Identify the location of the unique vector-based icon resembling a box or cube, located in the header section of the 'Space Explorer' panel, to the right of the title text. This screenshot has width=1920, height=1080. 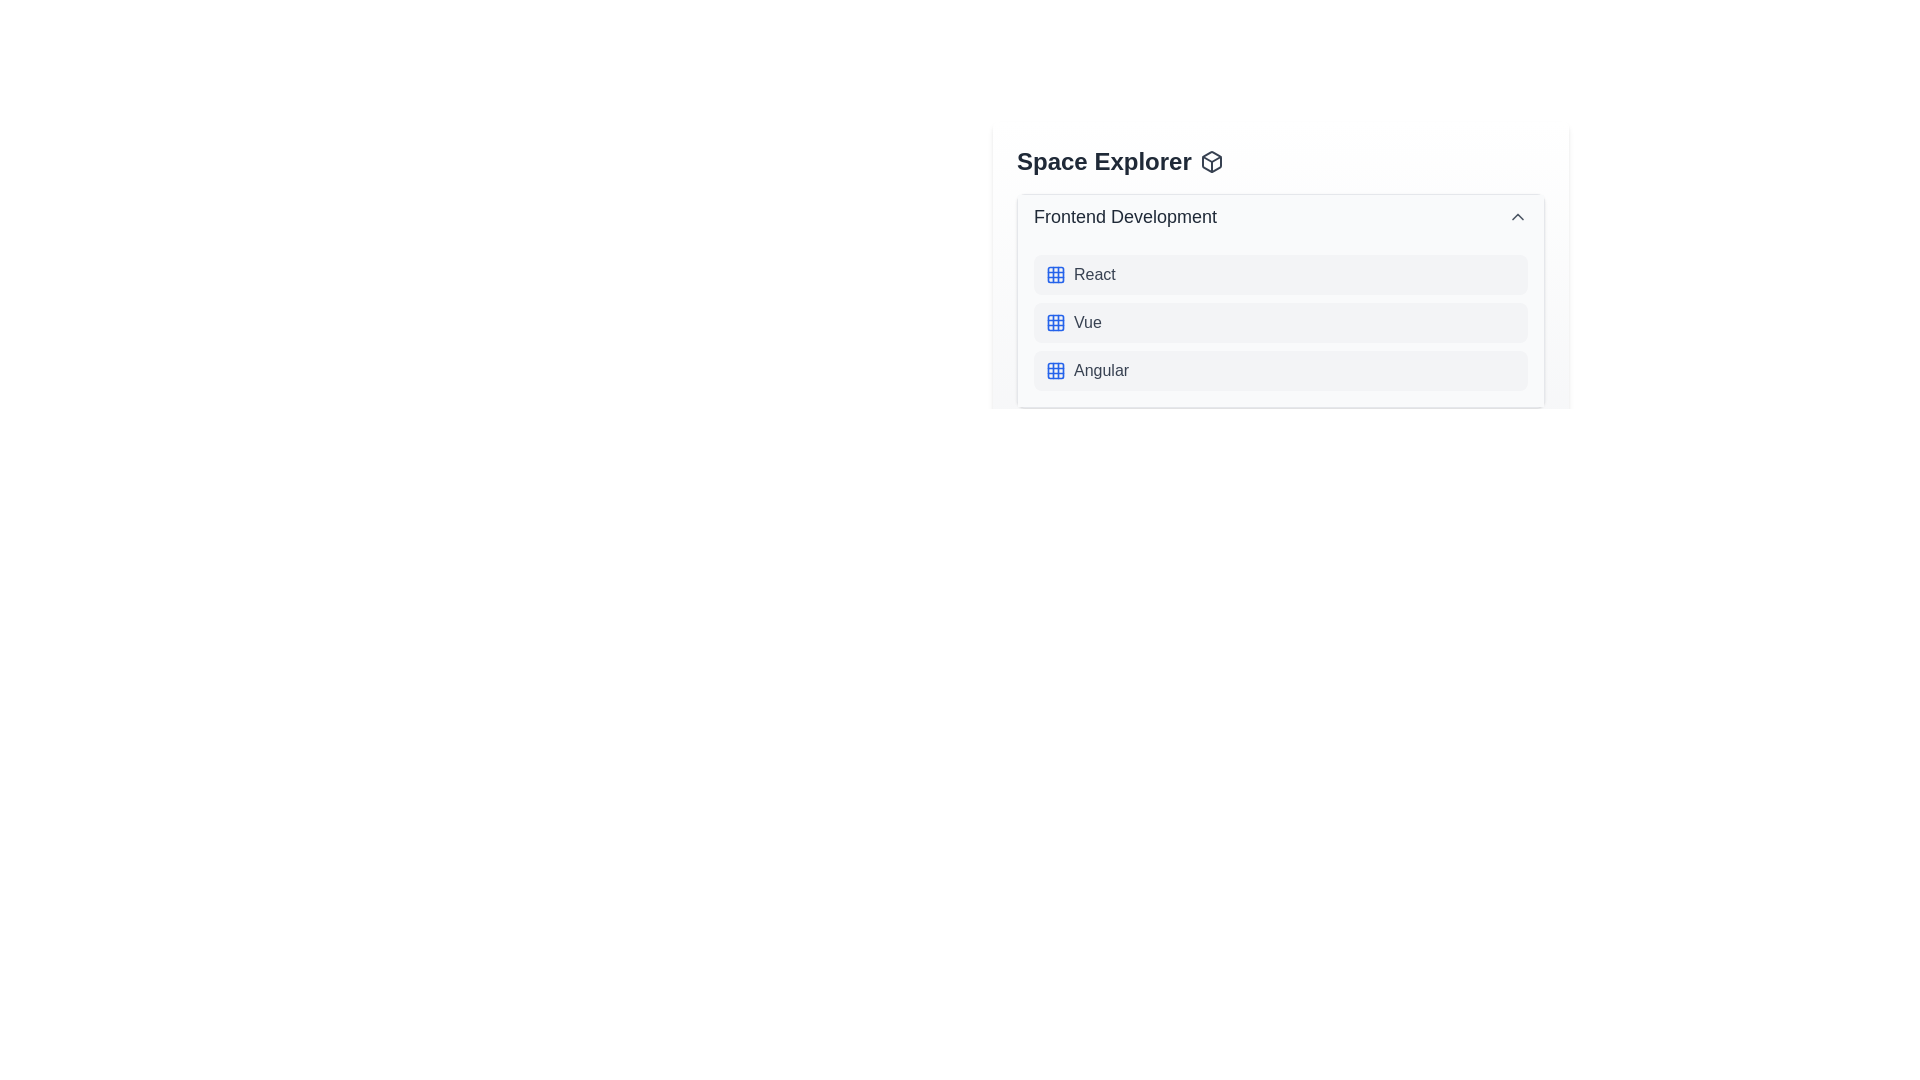
(1210, 161).